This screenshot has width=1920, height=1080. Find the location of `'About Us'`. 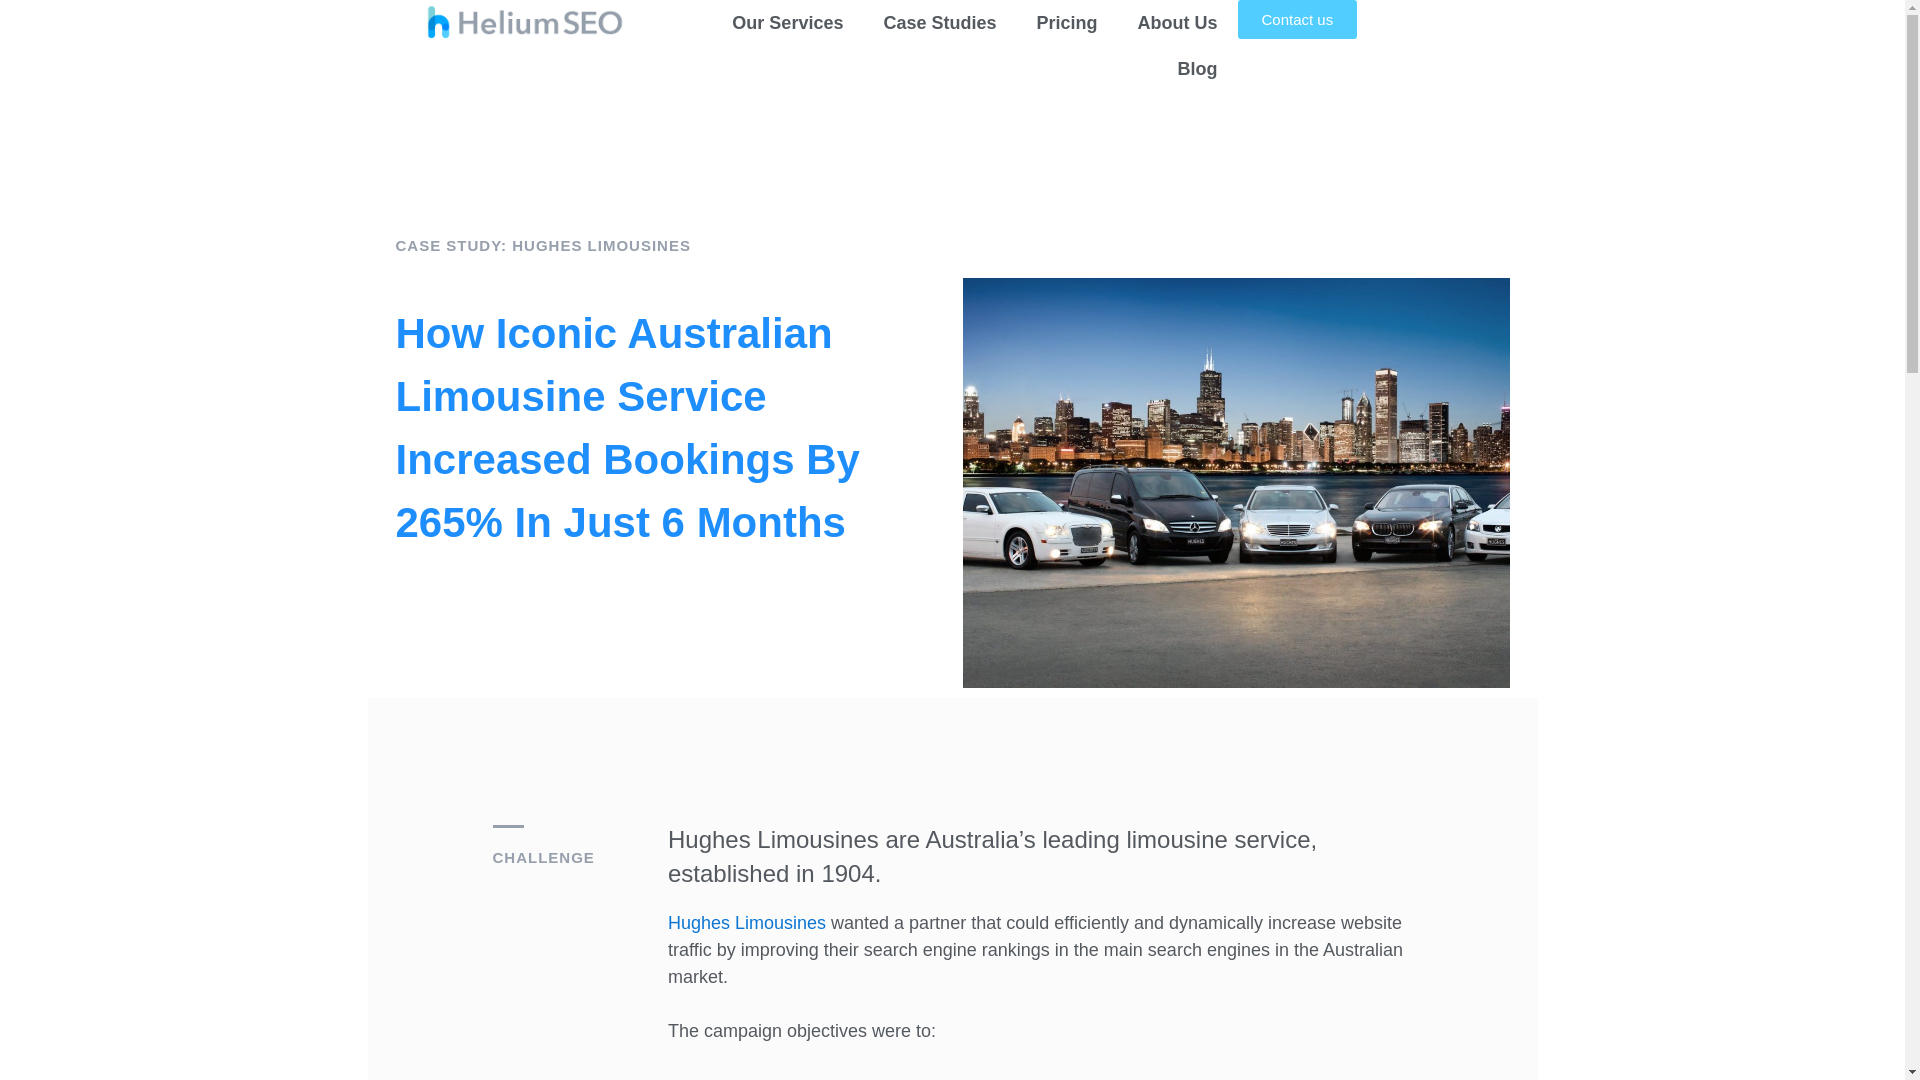

'About Us' is located at coordinates (1177, 23).